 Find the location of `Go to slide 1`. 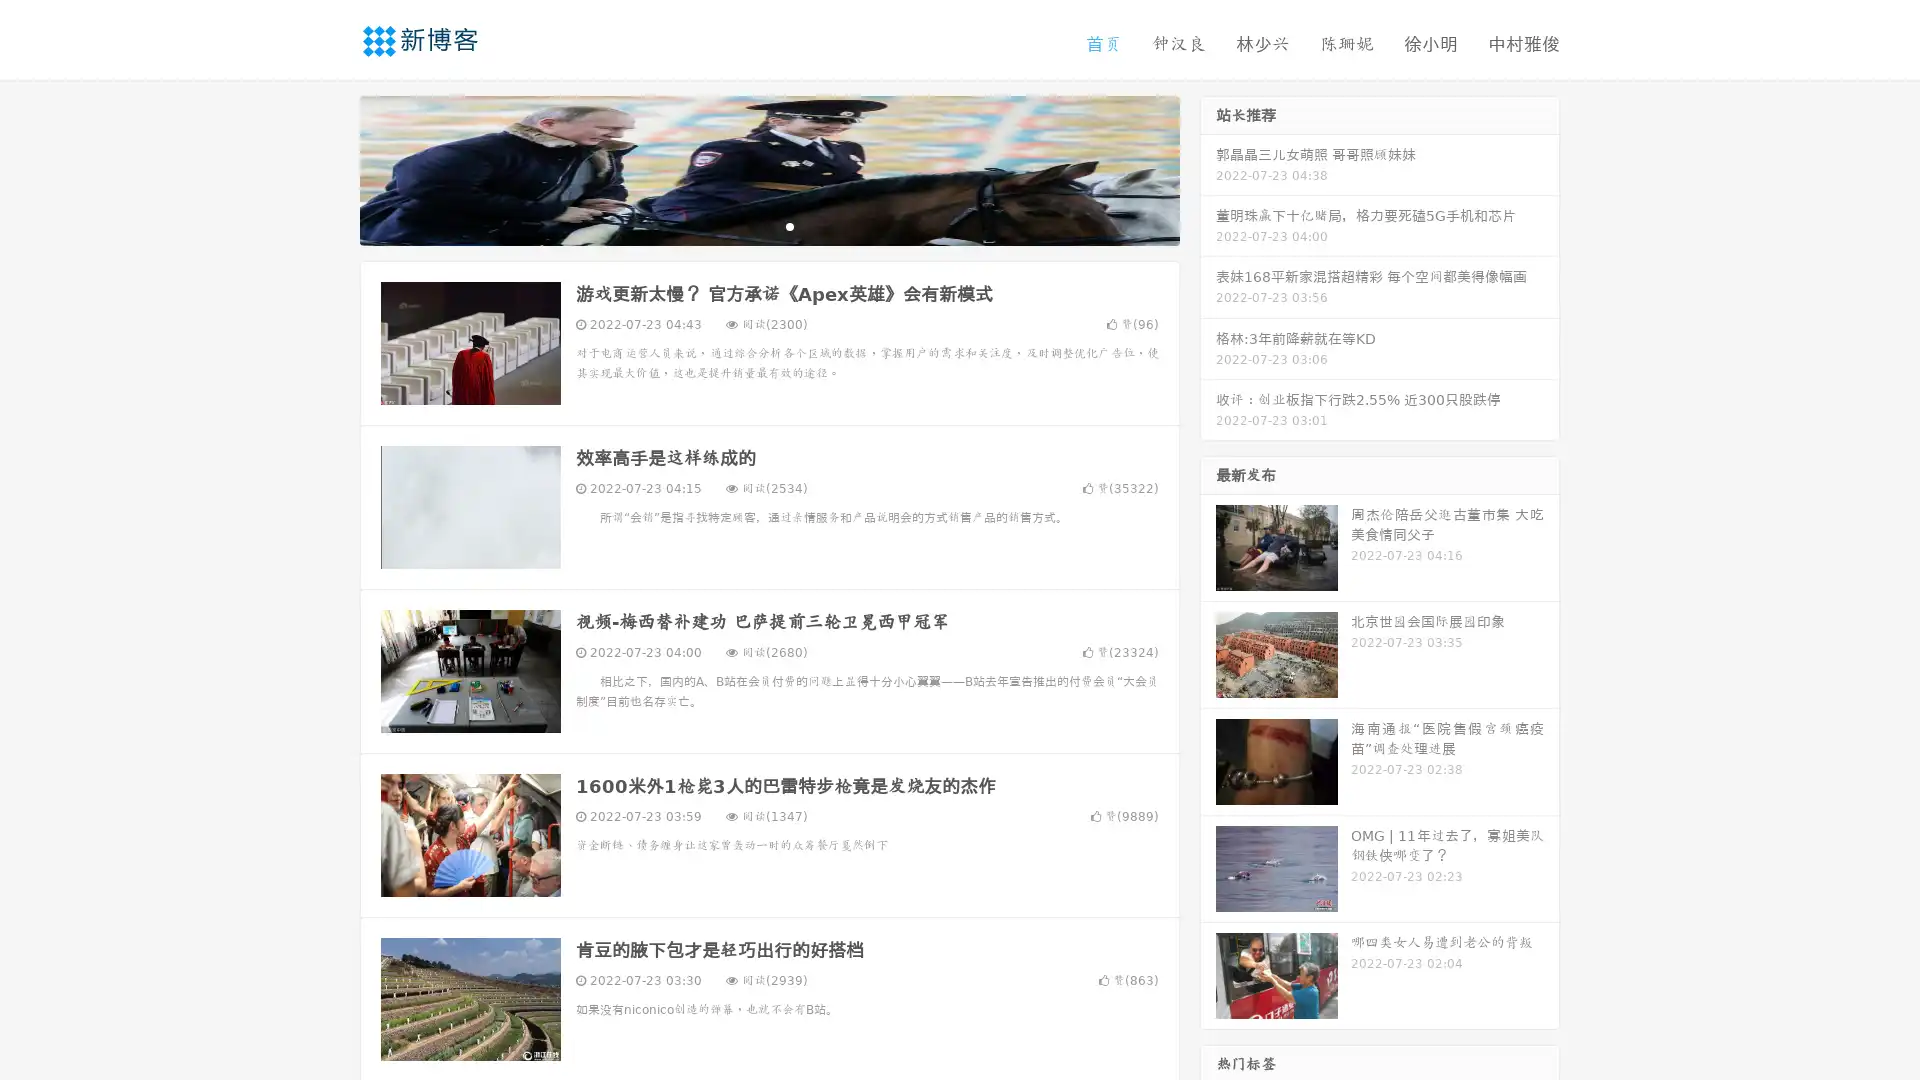

Go to slide 1 is located at coordinates (748, 225).